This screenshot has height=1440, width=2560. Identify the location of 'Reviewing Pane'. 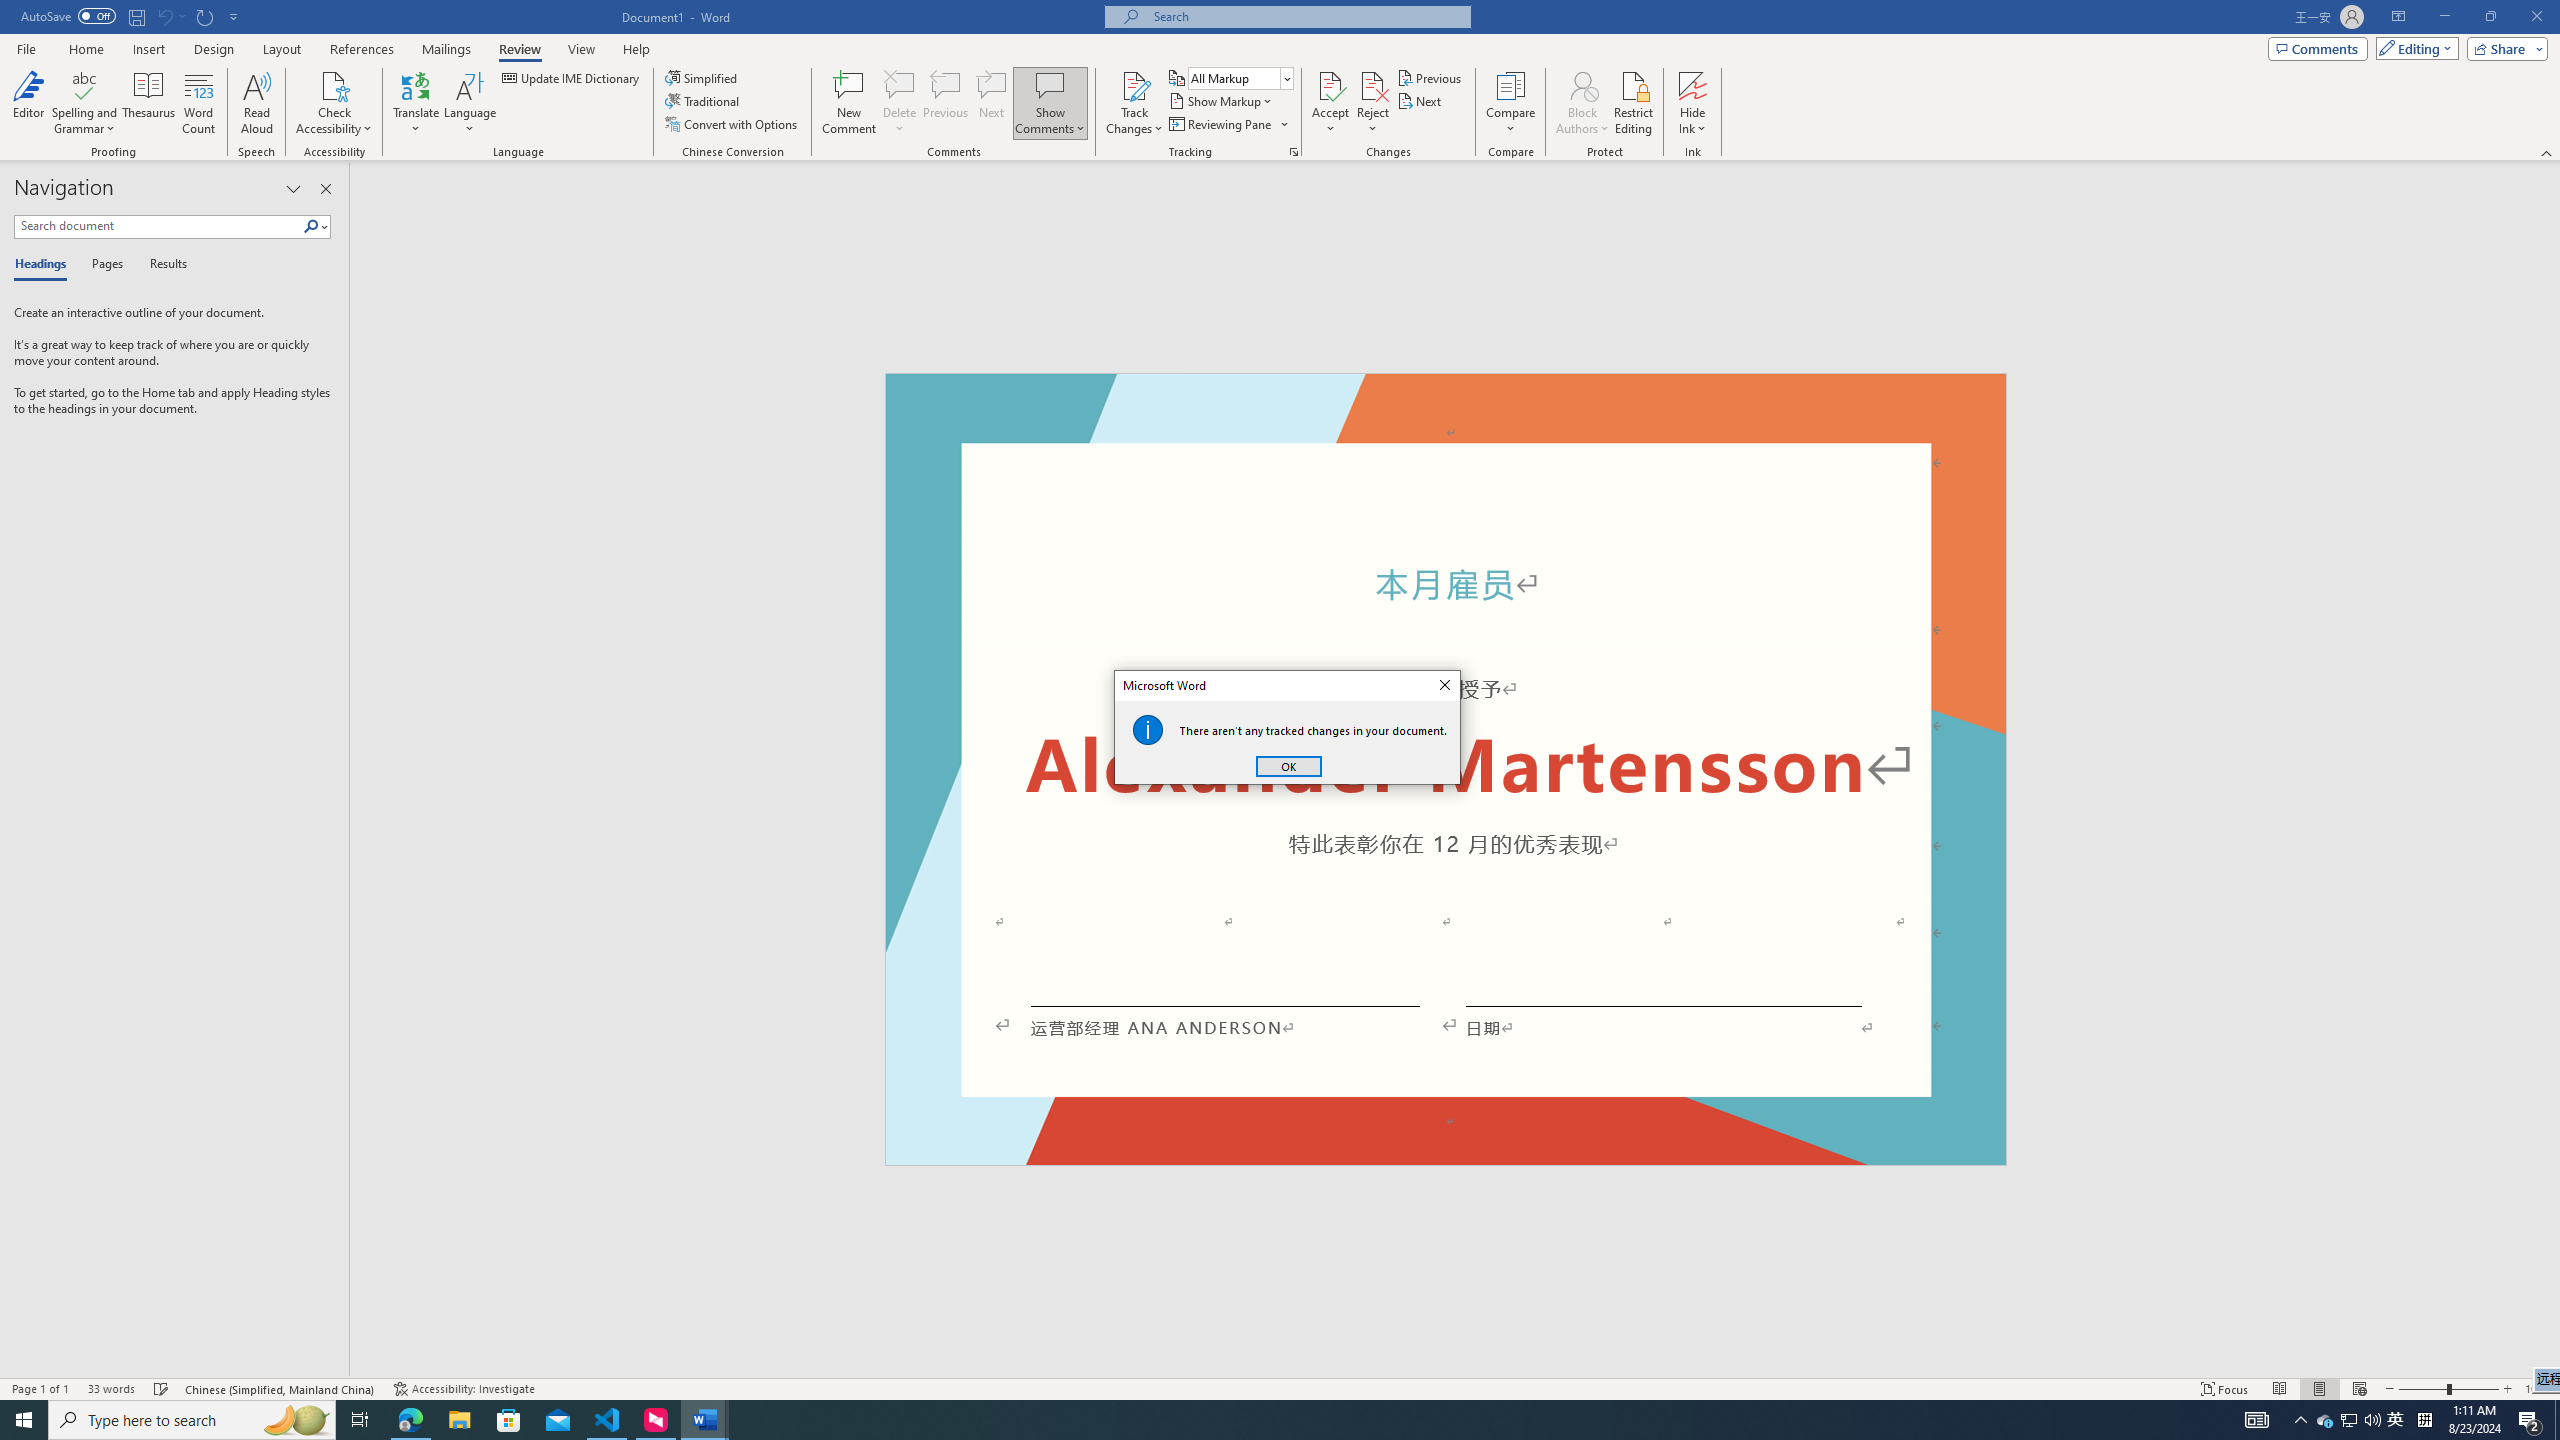
(1220, 122).